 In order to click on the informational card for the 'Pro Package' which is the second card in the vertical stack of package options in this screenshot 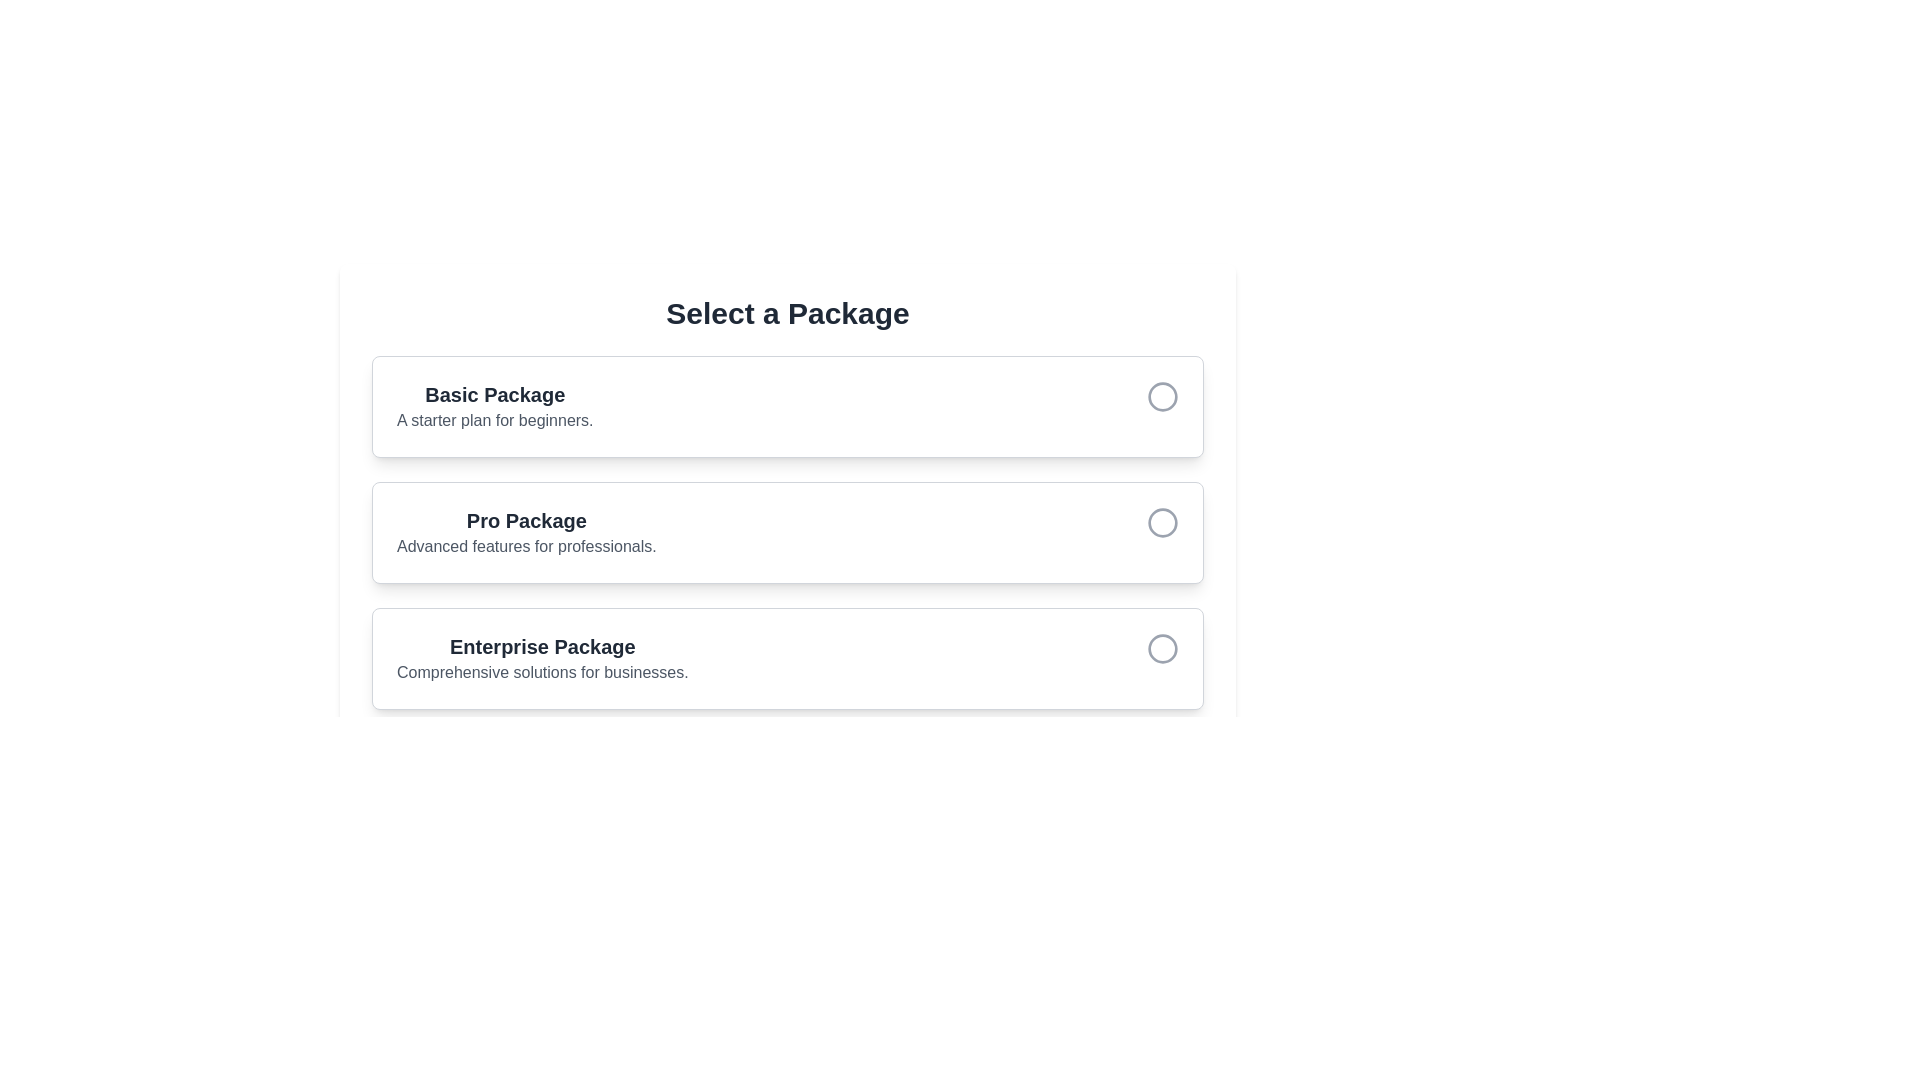, I will do `click(786, 531)`.